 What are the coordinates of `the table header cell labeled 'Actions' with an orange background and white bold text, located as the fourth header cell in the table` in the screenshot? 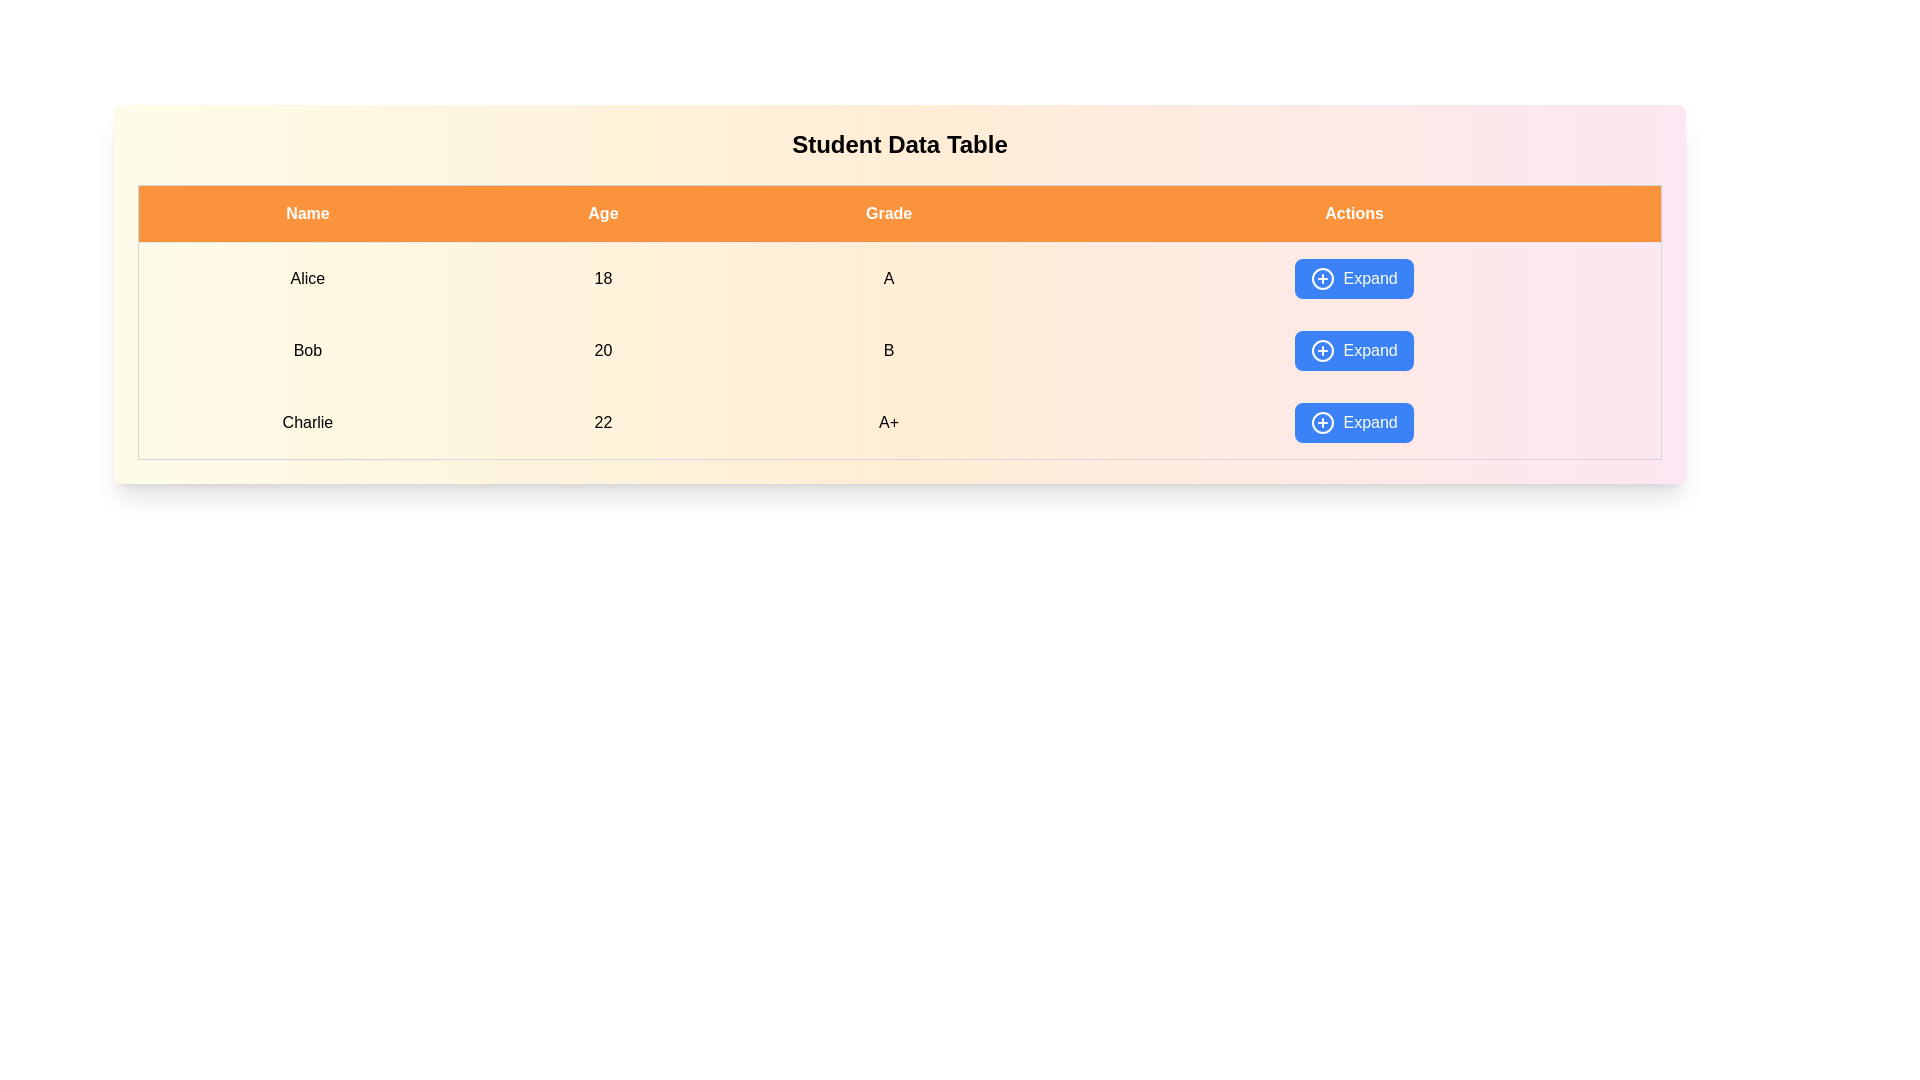 It's located at (1354, 213).